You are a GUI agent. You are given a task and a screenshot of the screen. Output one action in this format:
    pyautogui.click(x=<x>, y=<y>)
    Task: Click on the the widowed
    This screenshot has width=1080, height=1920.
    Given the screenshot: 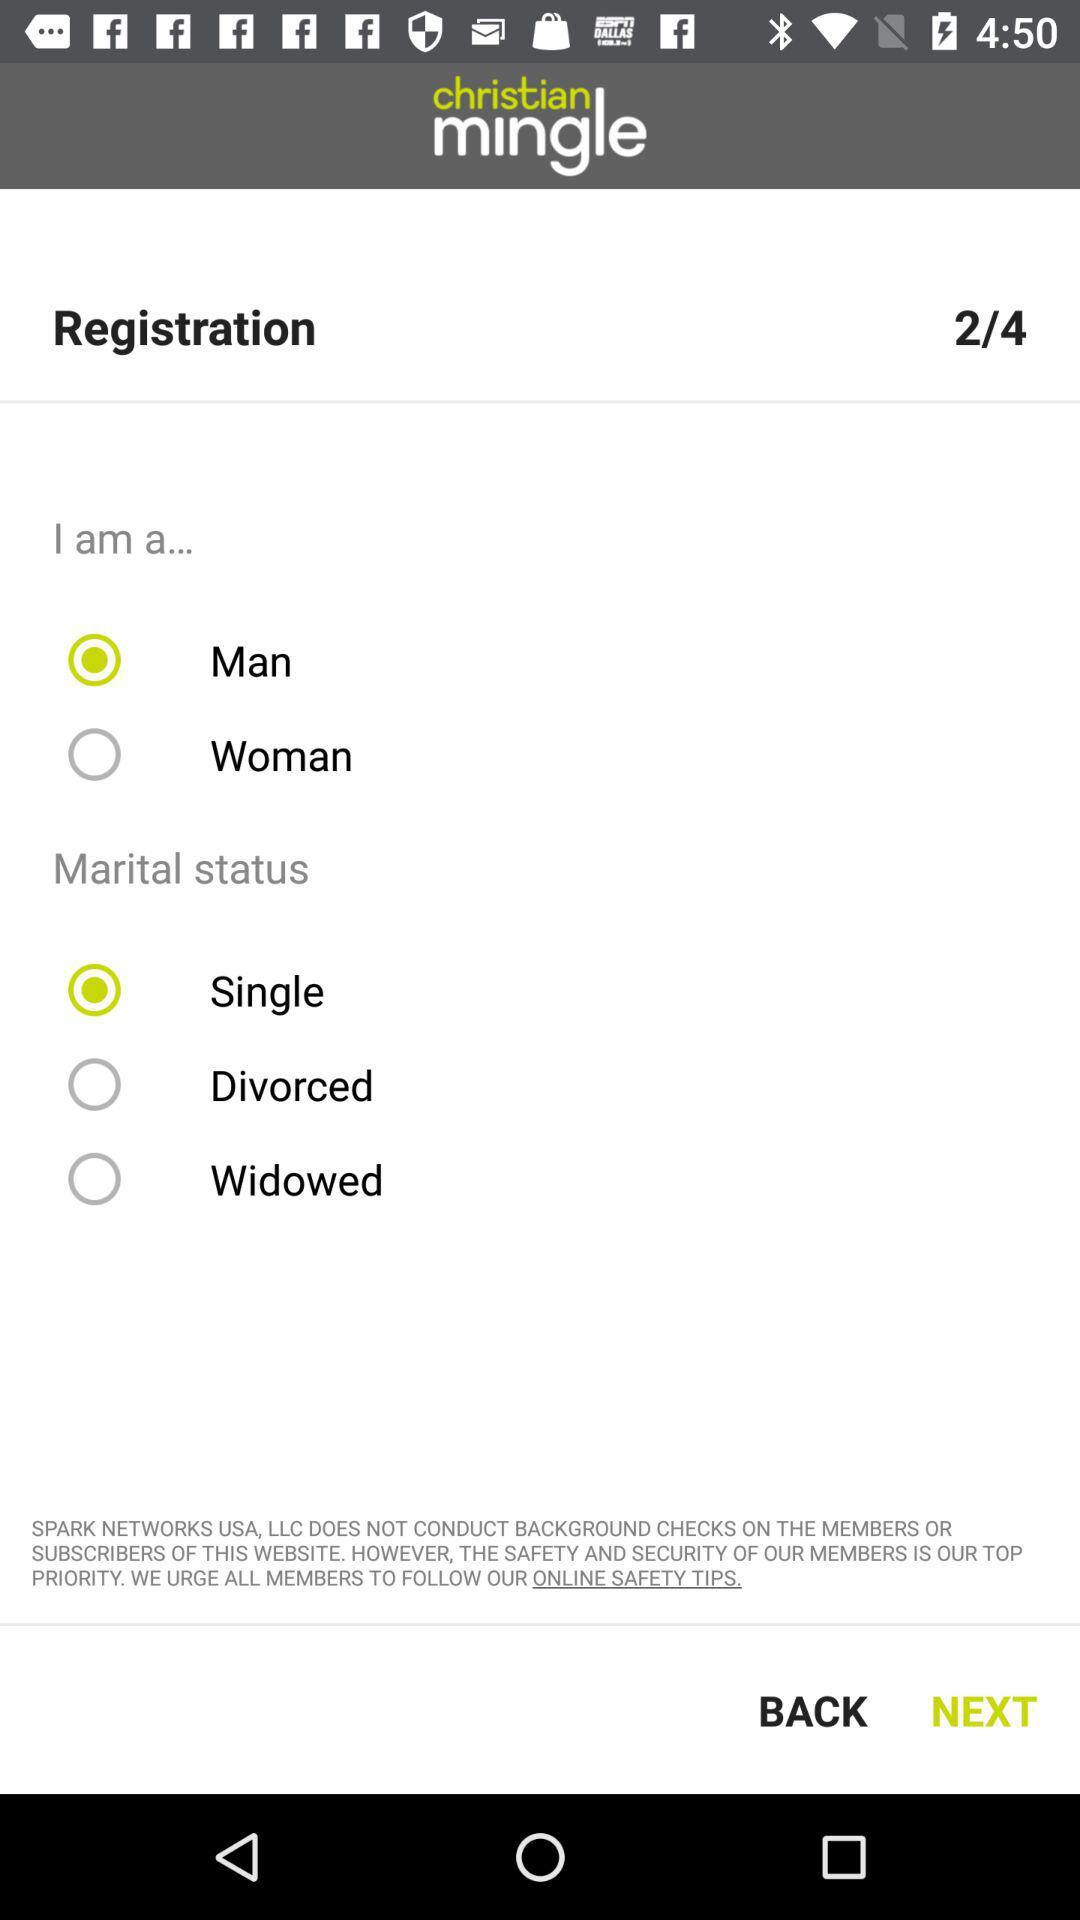 What is the action you would take?
    pyautogui.click(x=238, y=1179)
    